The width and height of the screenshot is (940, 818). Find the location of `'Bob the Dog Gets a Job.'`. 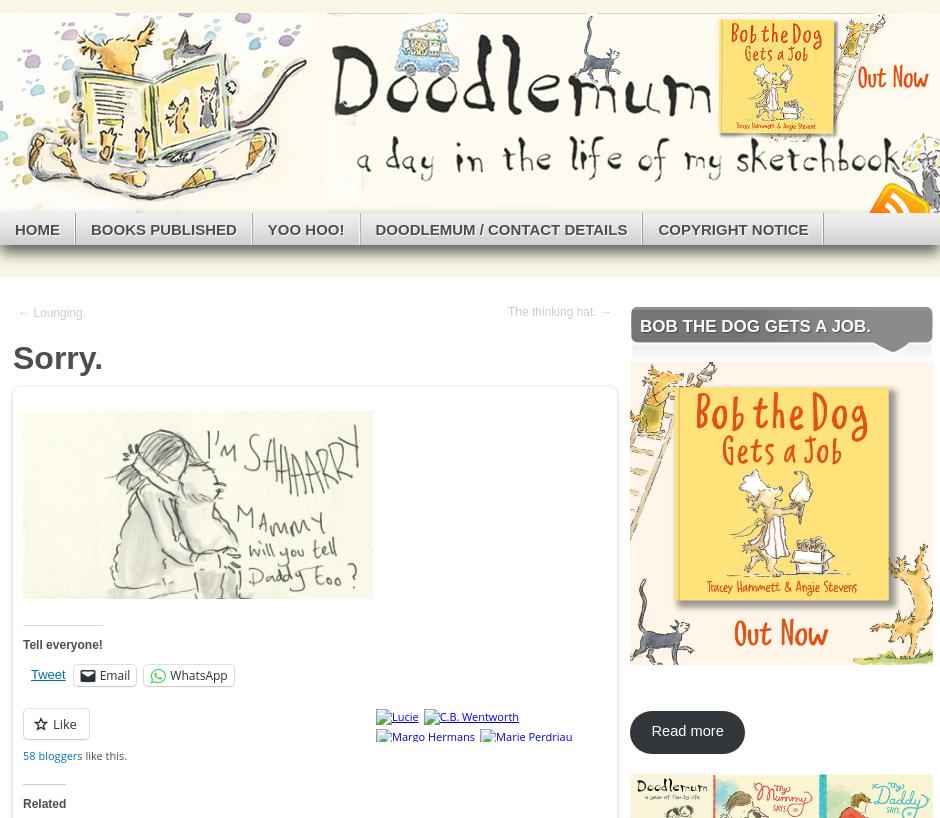

'Bob the Dog Gets a Job.' is located at coordinates (754, 325).